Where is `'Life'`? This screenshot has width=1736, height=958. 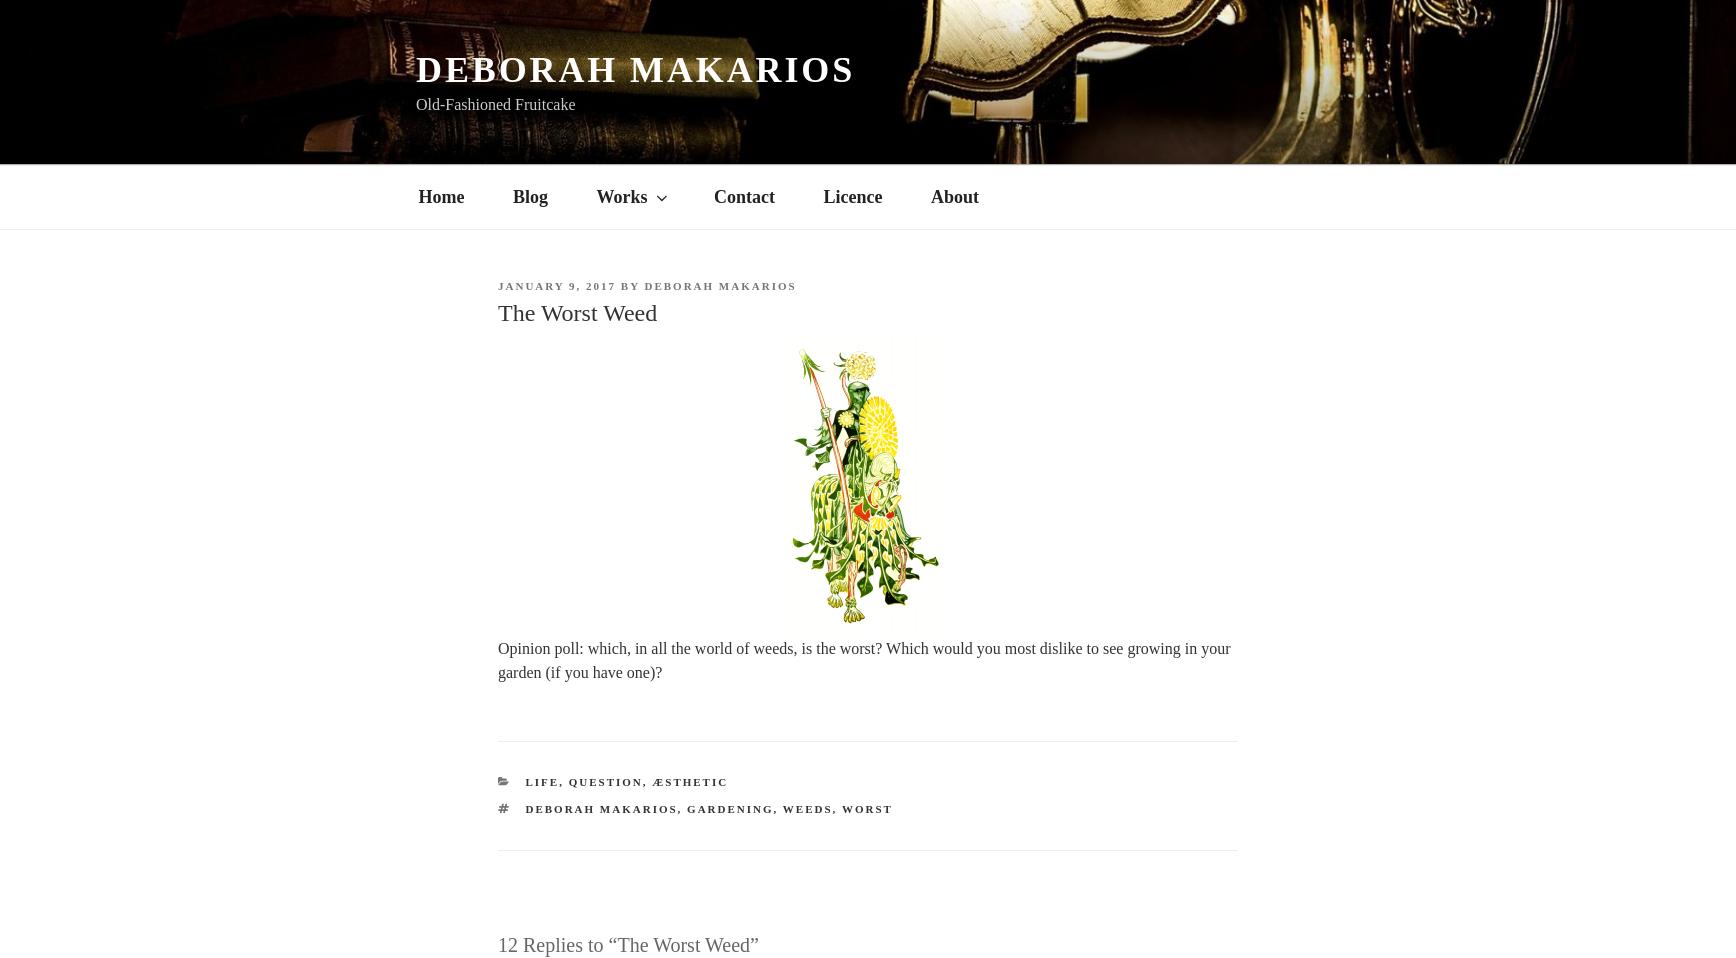
'Life' is located at coordinates (541, 780).